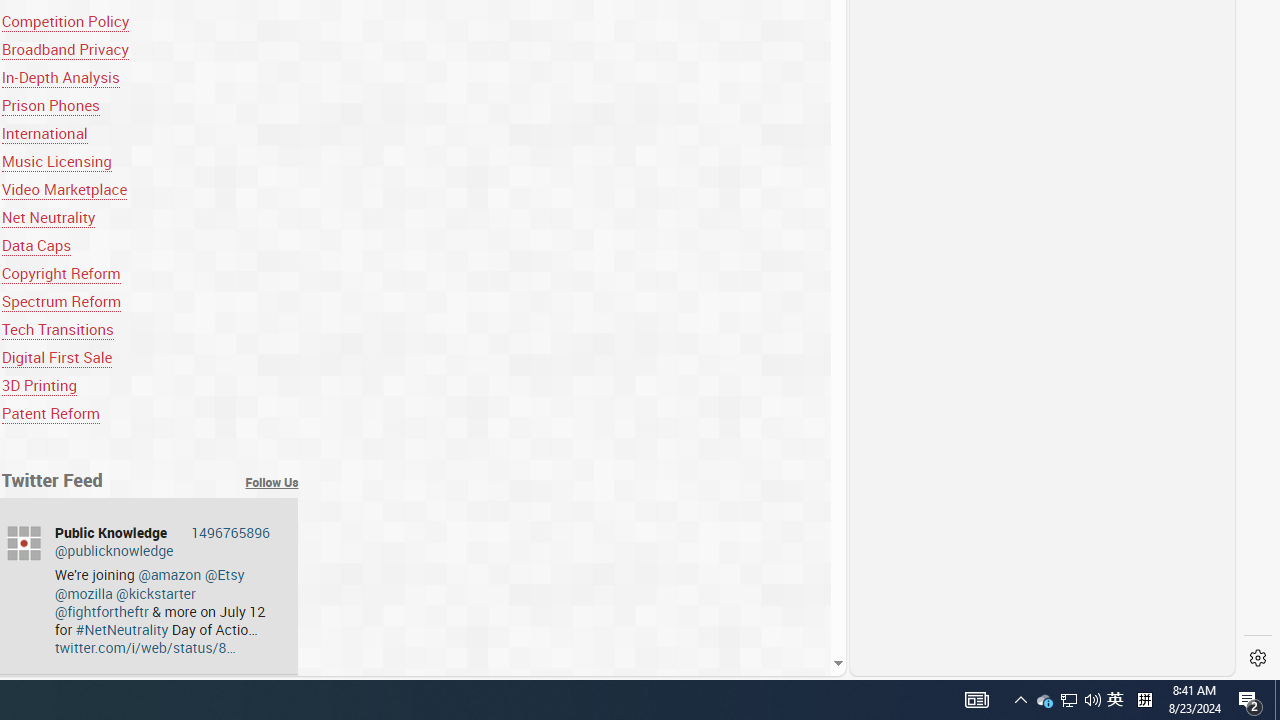 This screenshot has width=1280, height=720. Describe the element at coordinates (61, 301) in the screenshot. I see `'Spectrum Reform'` at that location.